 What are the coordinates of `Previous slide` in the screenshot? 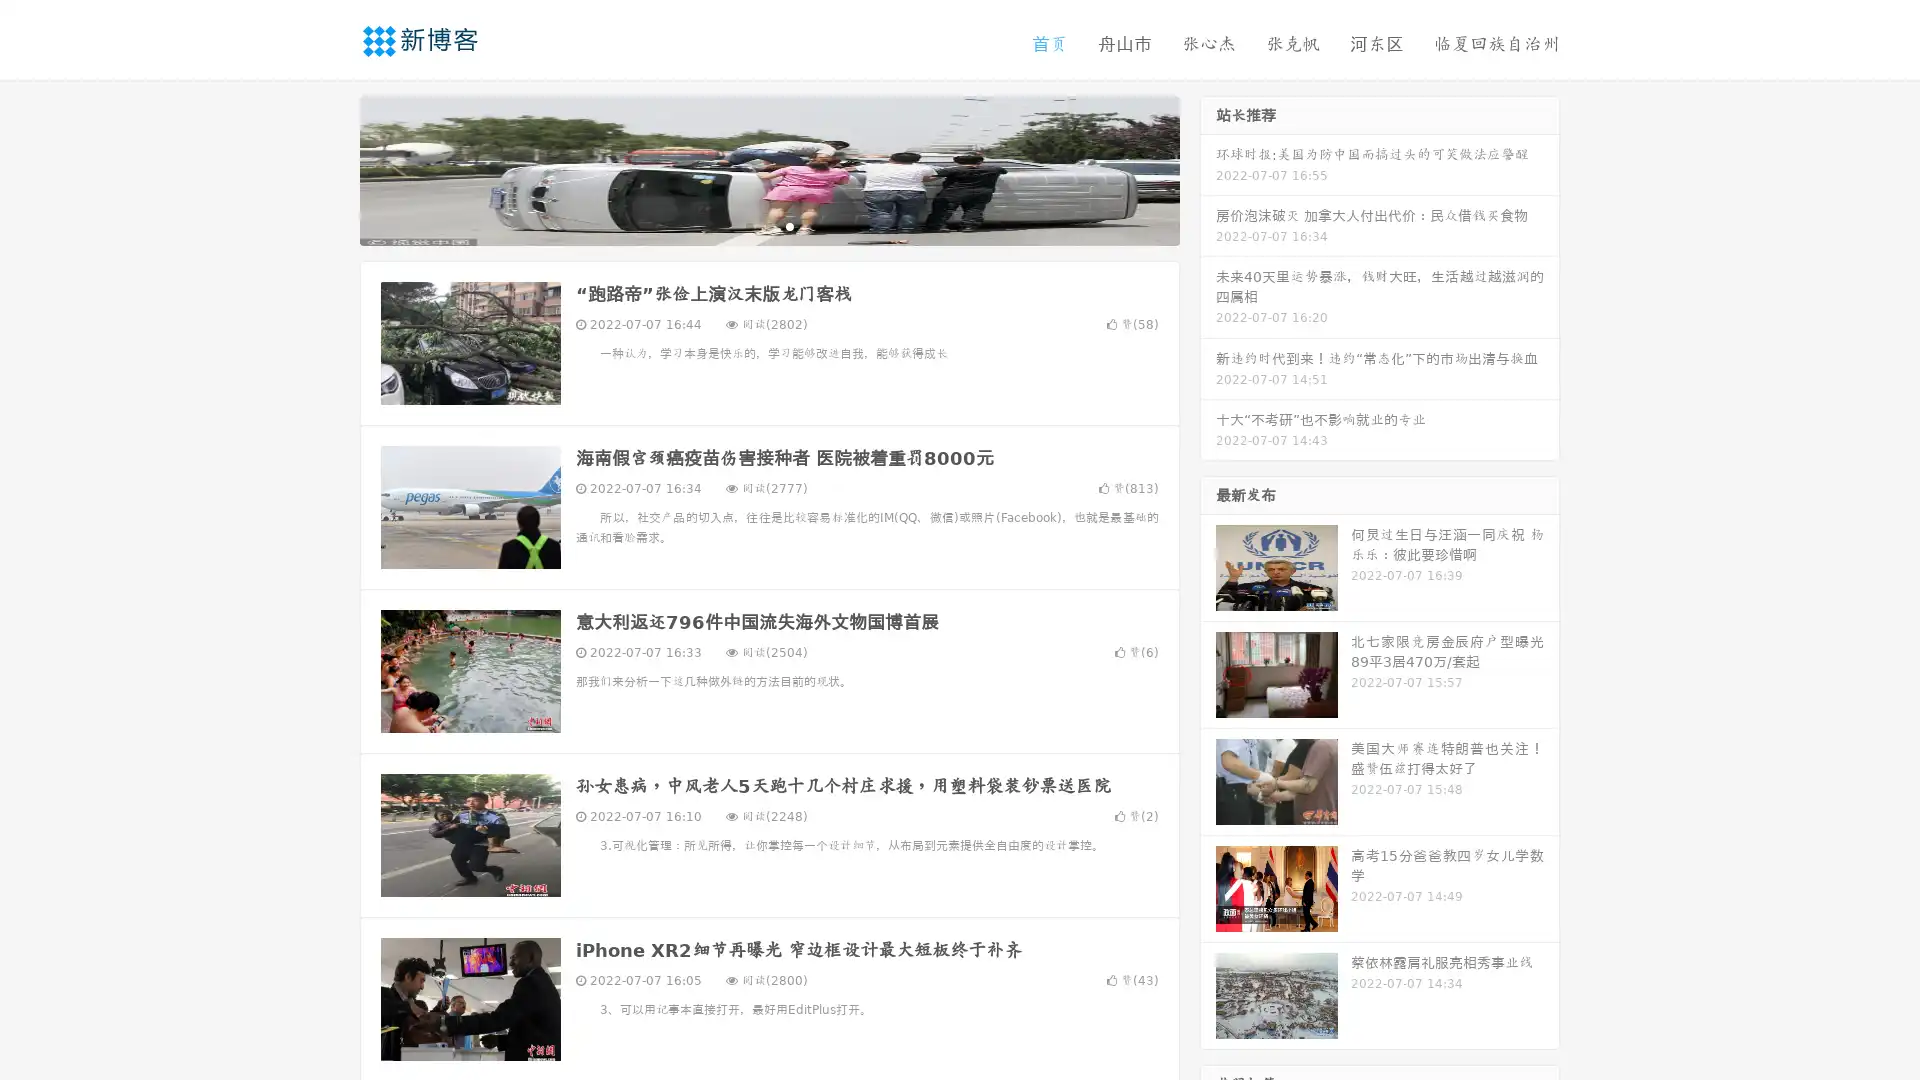 It's located at (330, 168).